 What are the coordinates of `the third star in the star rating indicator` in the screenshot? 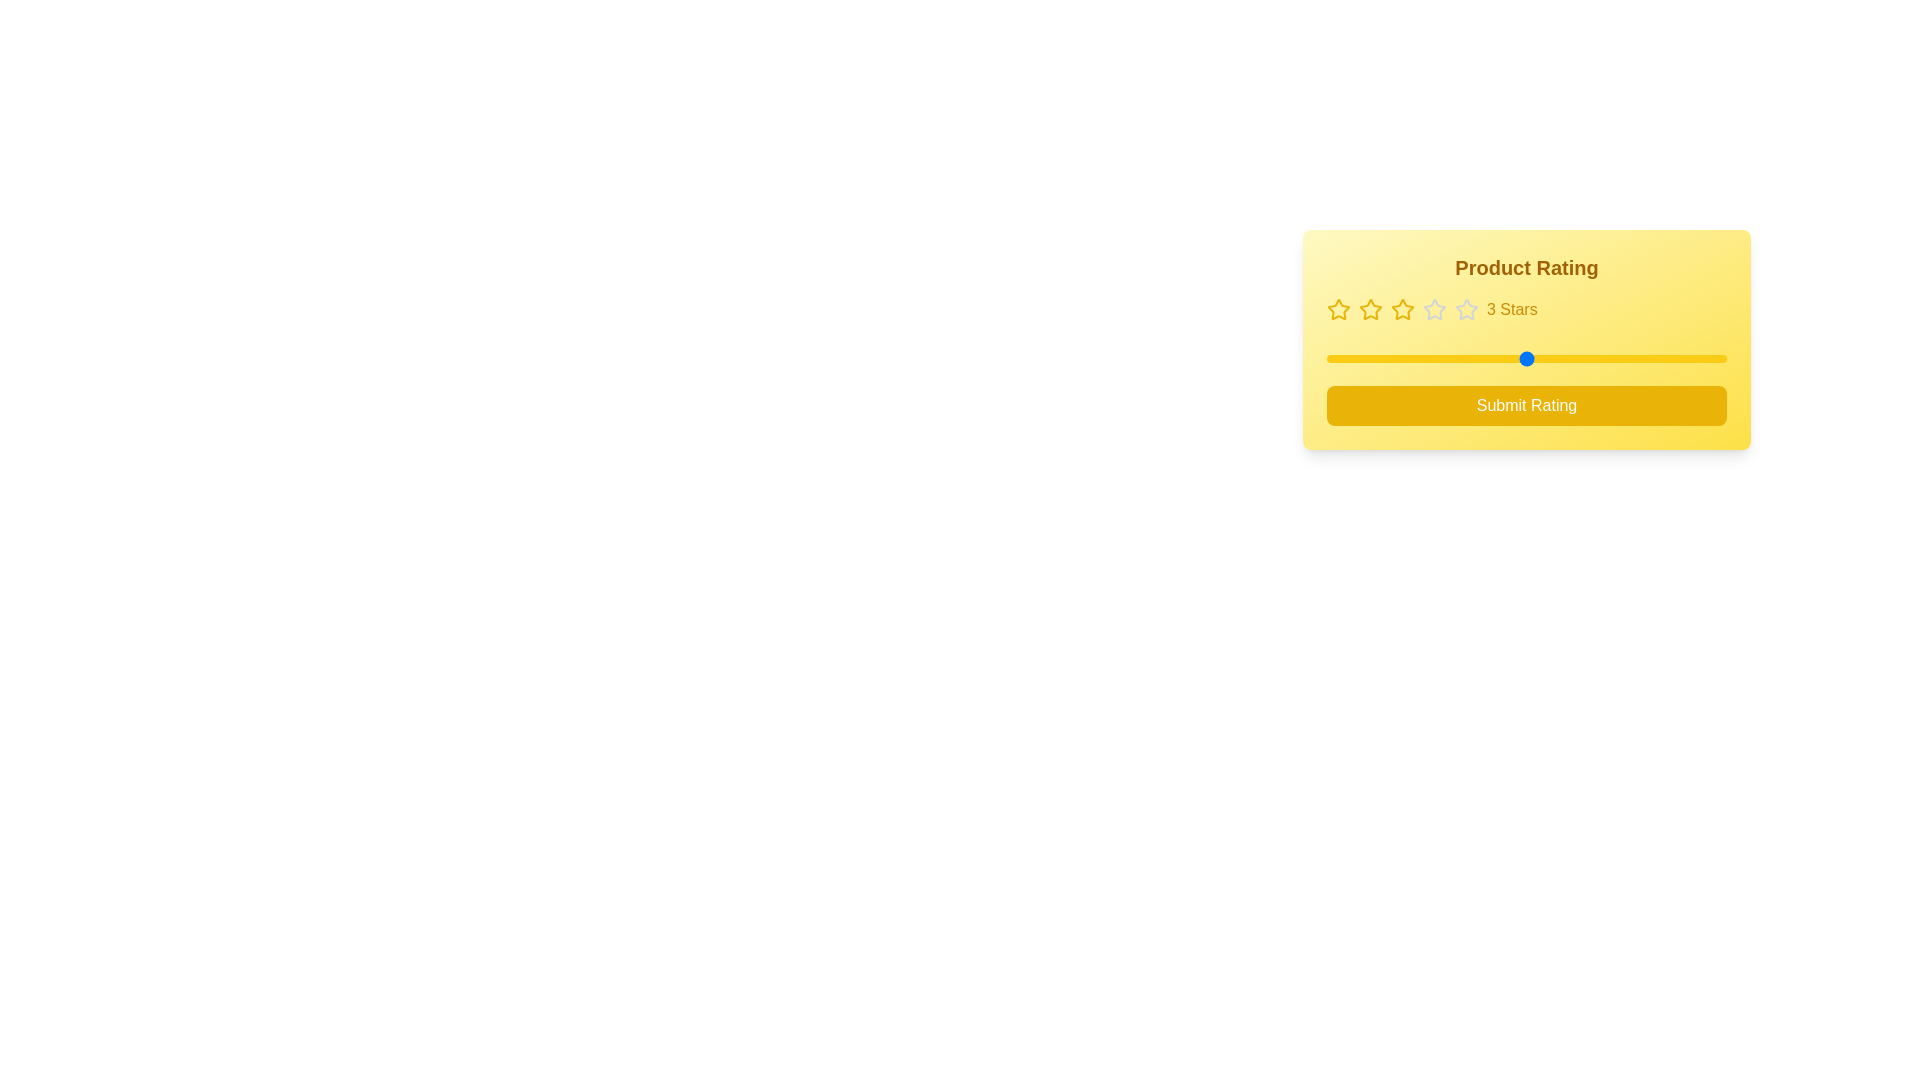 It's located at (1433, 308).